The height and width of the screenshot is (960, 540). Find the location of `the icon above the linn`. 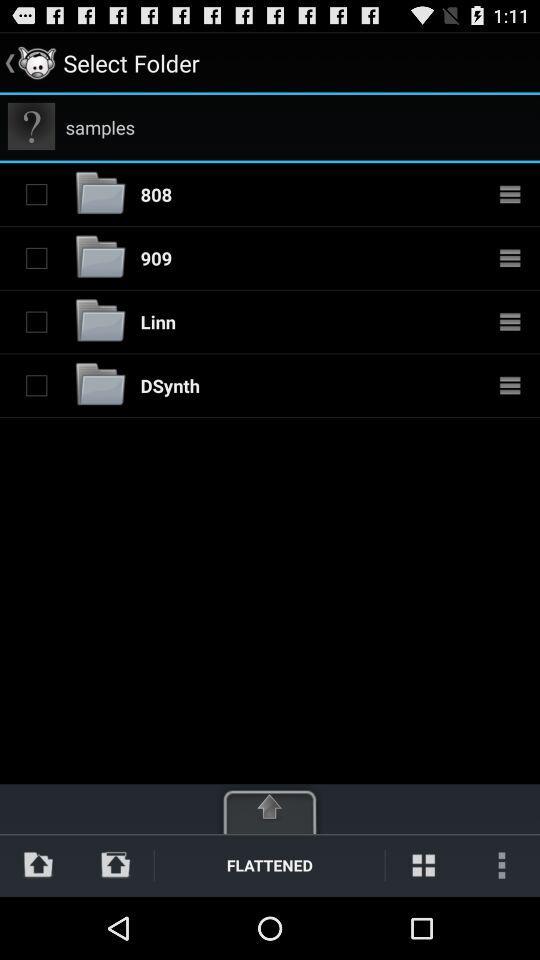

the icon above the linn is located at coordinates (155, 256).